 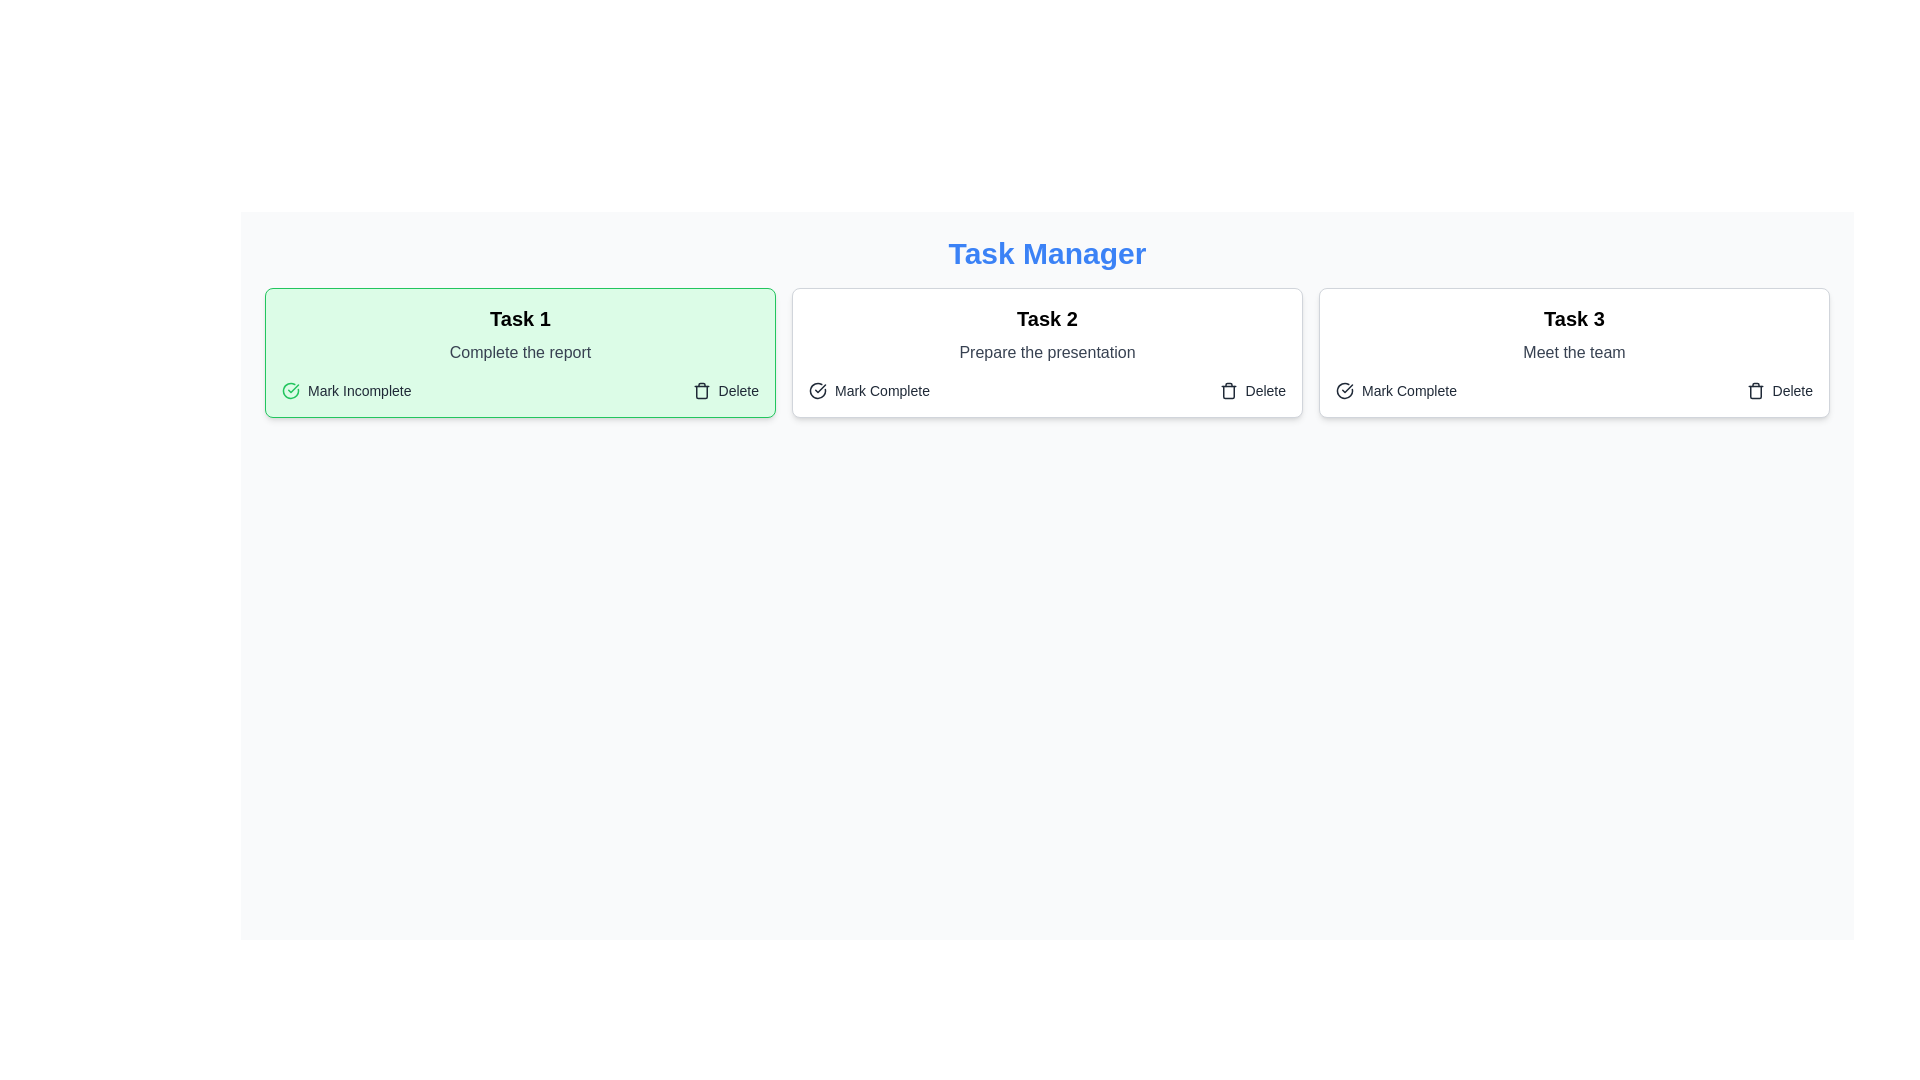 What do you see at coordinates (1754, 390) in the screenshot?
I see `the trash can icon located on the far-right side of the 'Task 3' card in the task manager interface` at bounding box center [1754, 390].